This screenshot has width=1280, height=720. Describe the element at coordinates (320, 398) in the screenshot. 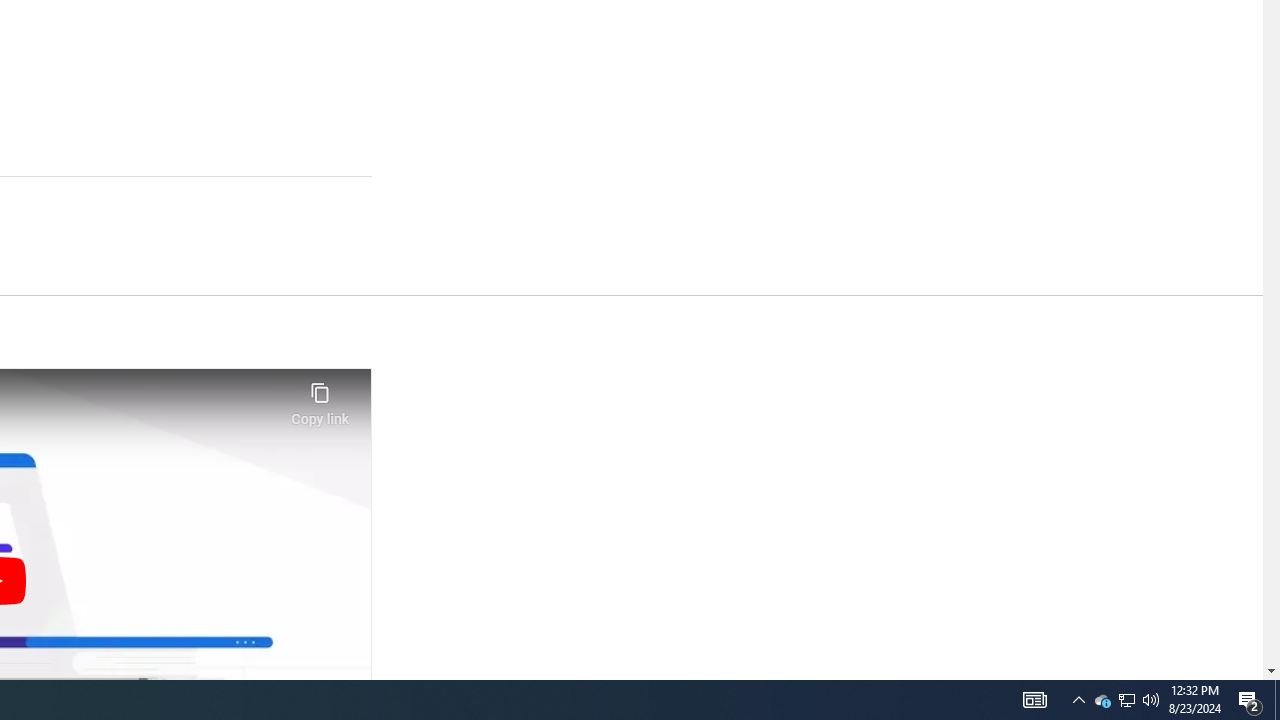

I see `'Copy link'` at that location.